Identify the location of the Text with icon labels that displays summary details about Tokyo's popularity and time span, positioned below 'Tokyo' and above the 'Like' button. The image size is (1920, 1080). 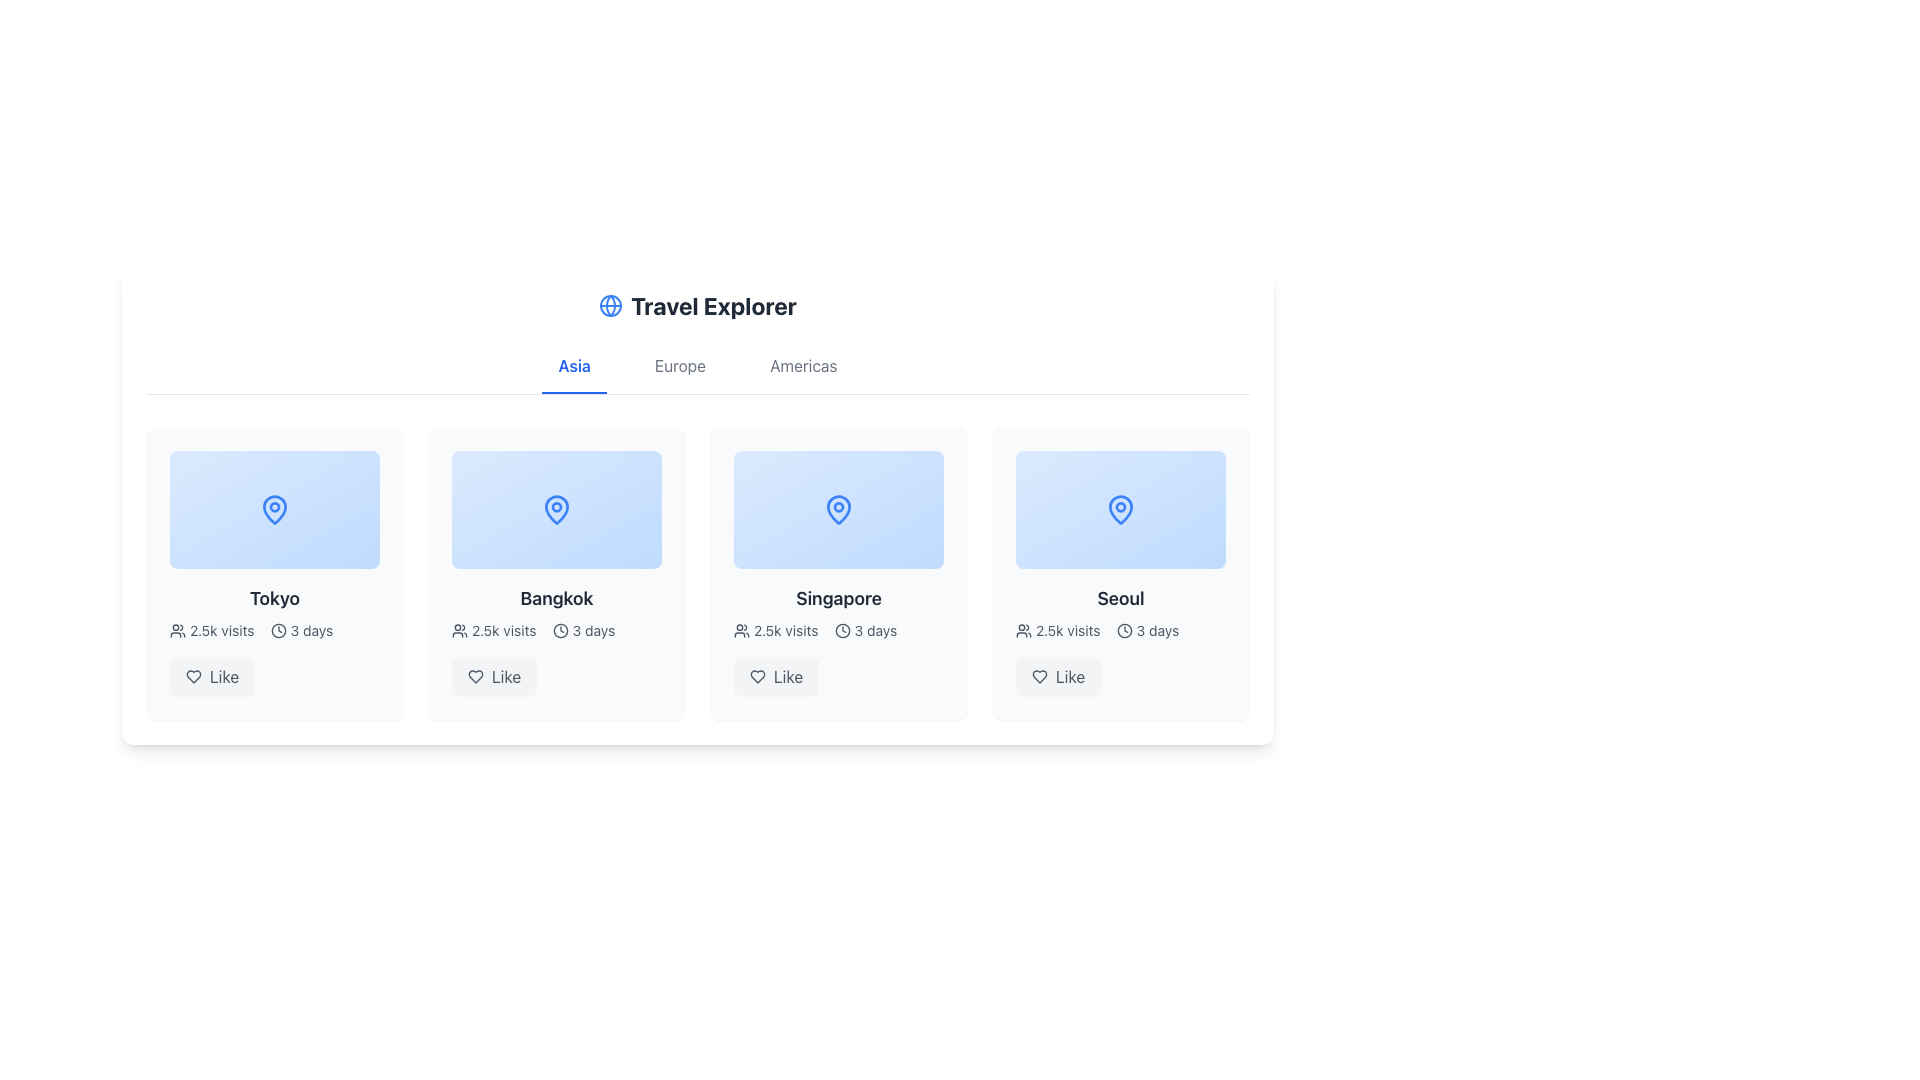
(273, 631).